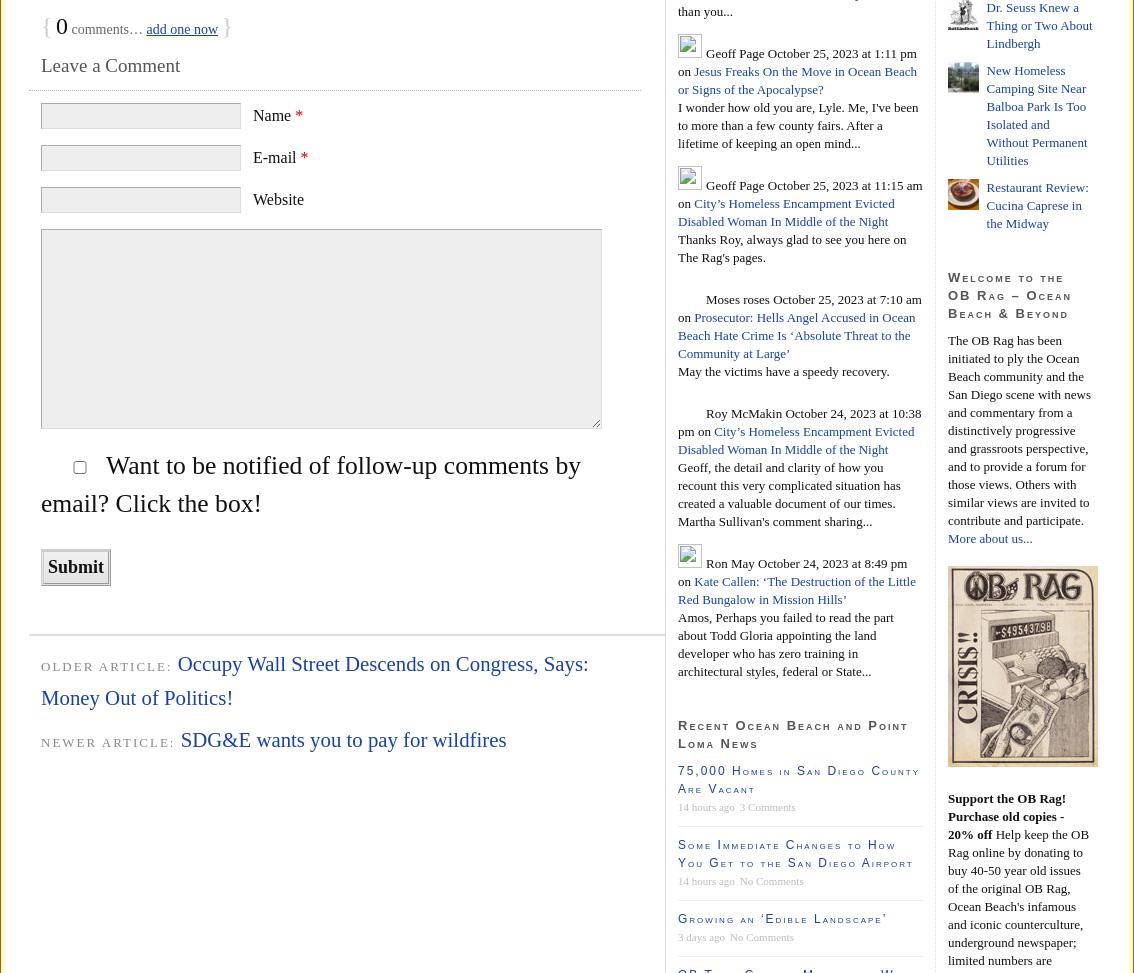 The width and height of the screenshot is (1134, 973). I want to click on 'October 25, 2023 at 7:10 am', so click(843, 298).